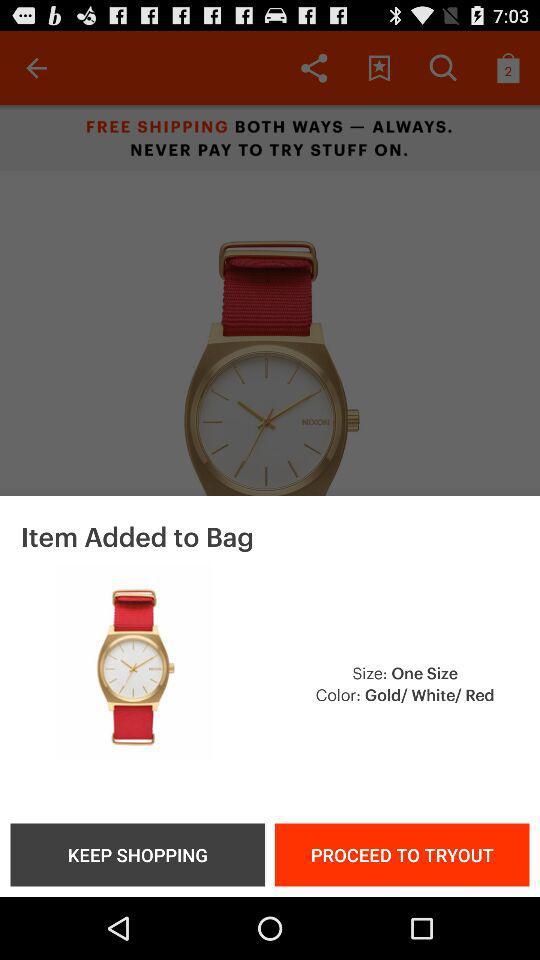 This screenshot has width=540, height=960. Describe the element at coordinates (136, 853) in the screenshot. I see `the item to the left of the proceed to tryout icon` at that location.